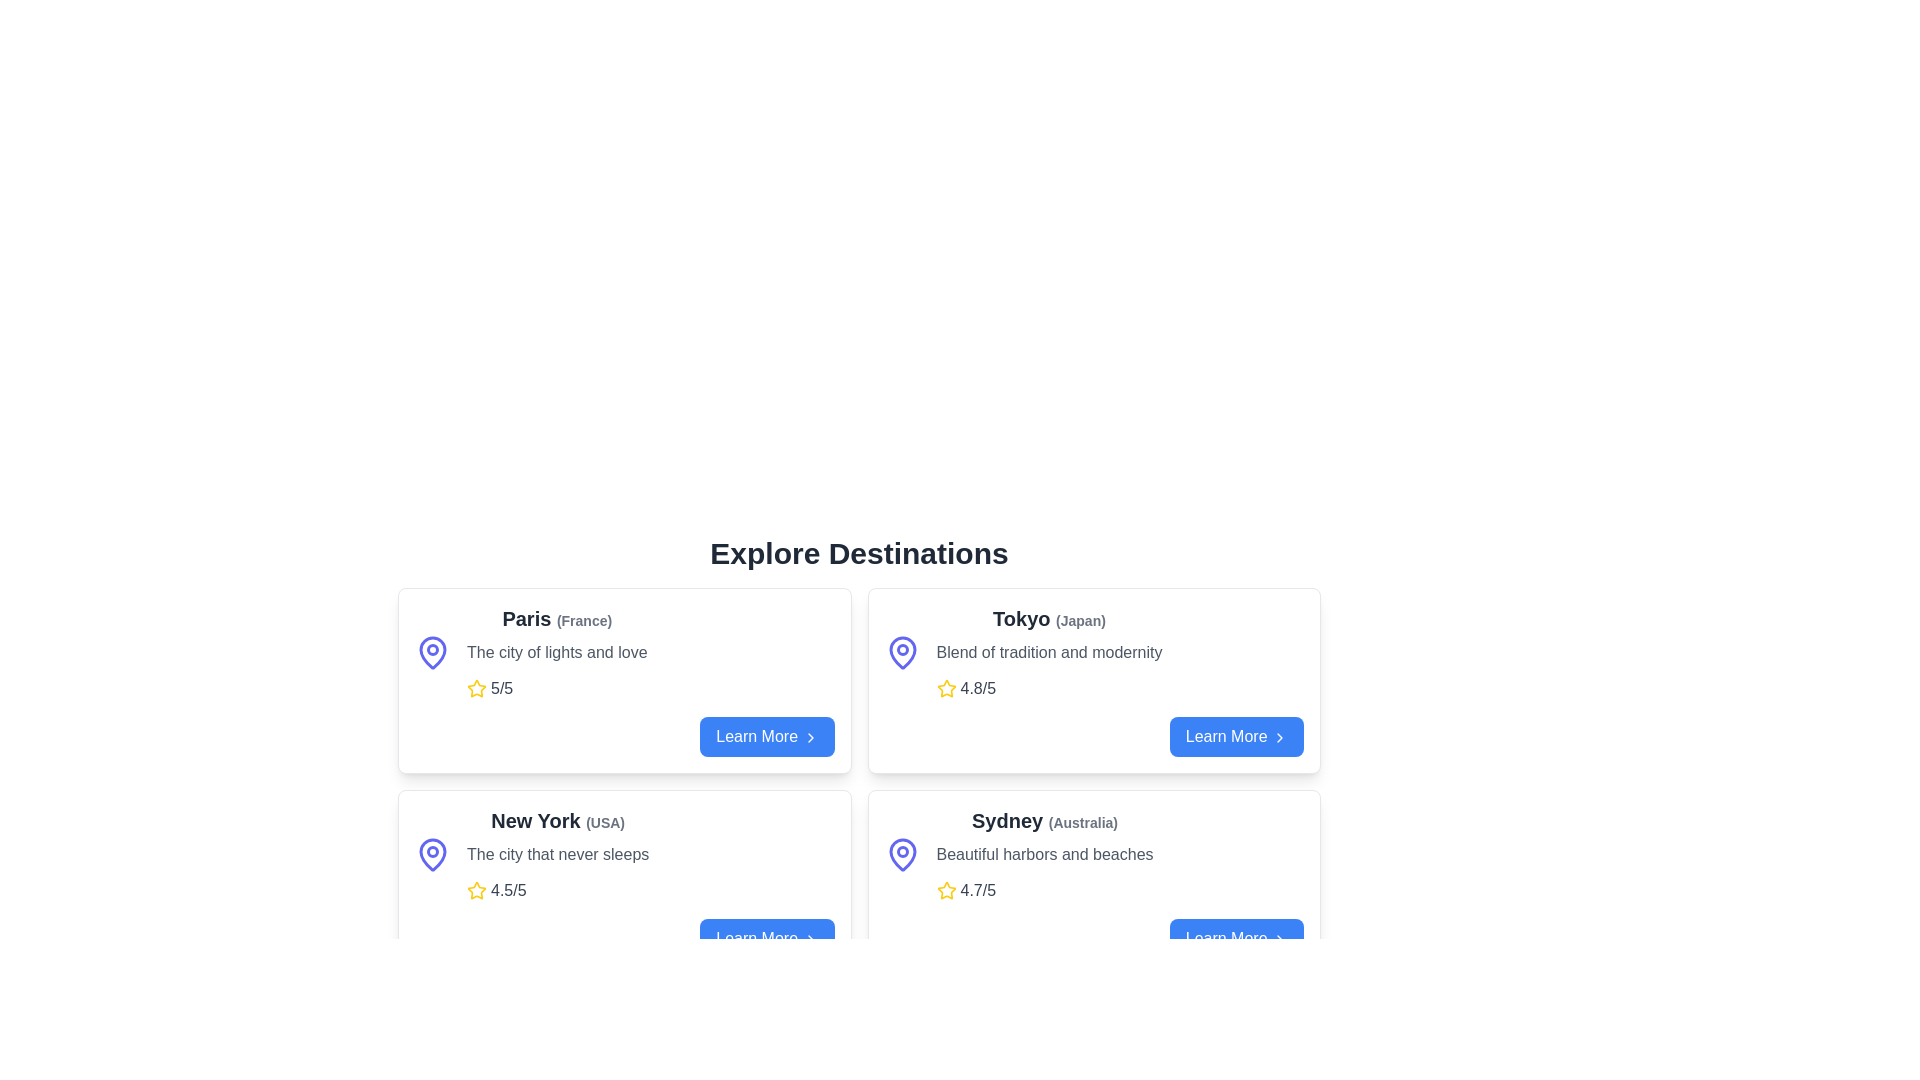 This screenshot has width=1920, height=1080. What do you see at coordinates (475, 890) in the screenshot?
I see `the golden-yellow star icon representing a rating next to the text '4.5/5' in the 'New York (USA)' card under 'Explore Destinations'` at bounding box center [475, 890].